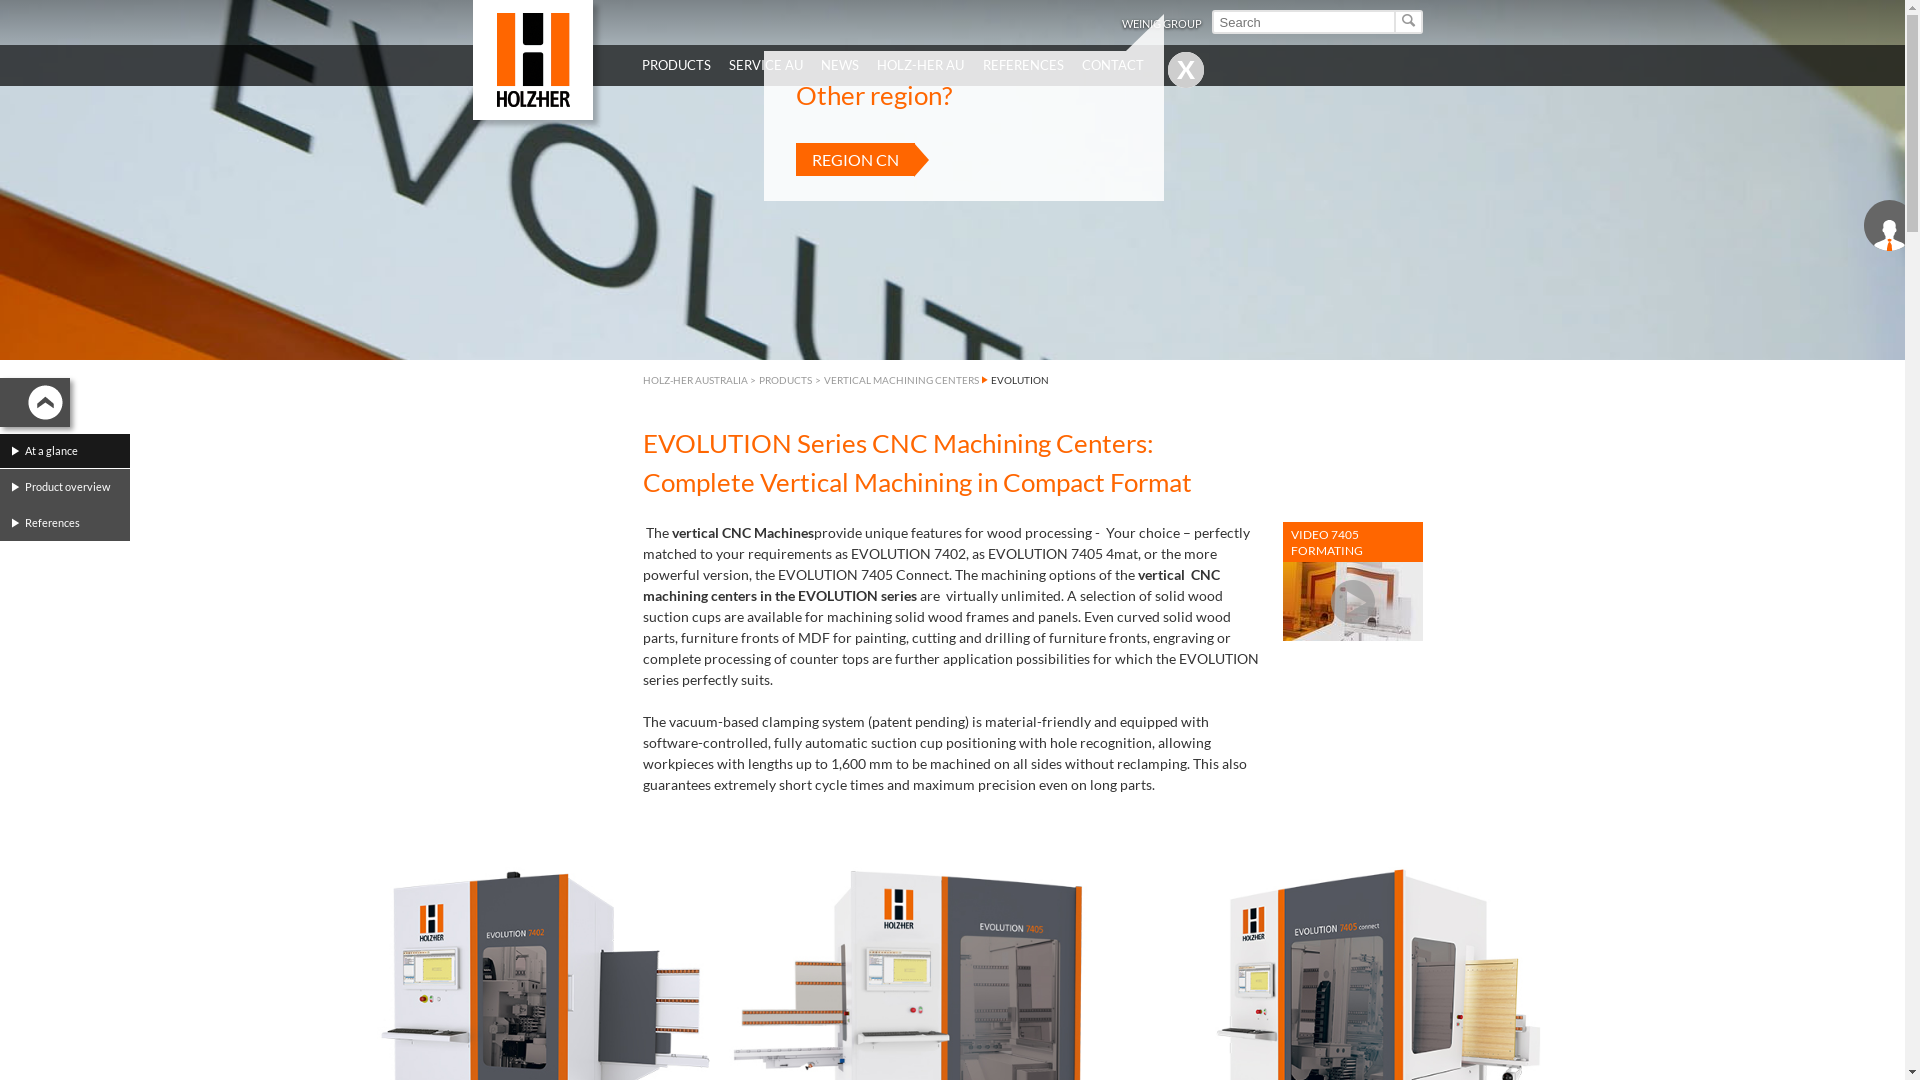  What do you see at coordinates (70, 486) in the screenshot?
I see `'Product overview'` at bounding box center [70, 486].